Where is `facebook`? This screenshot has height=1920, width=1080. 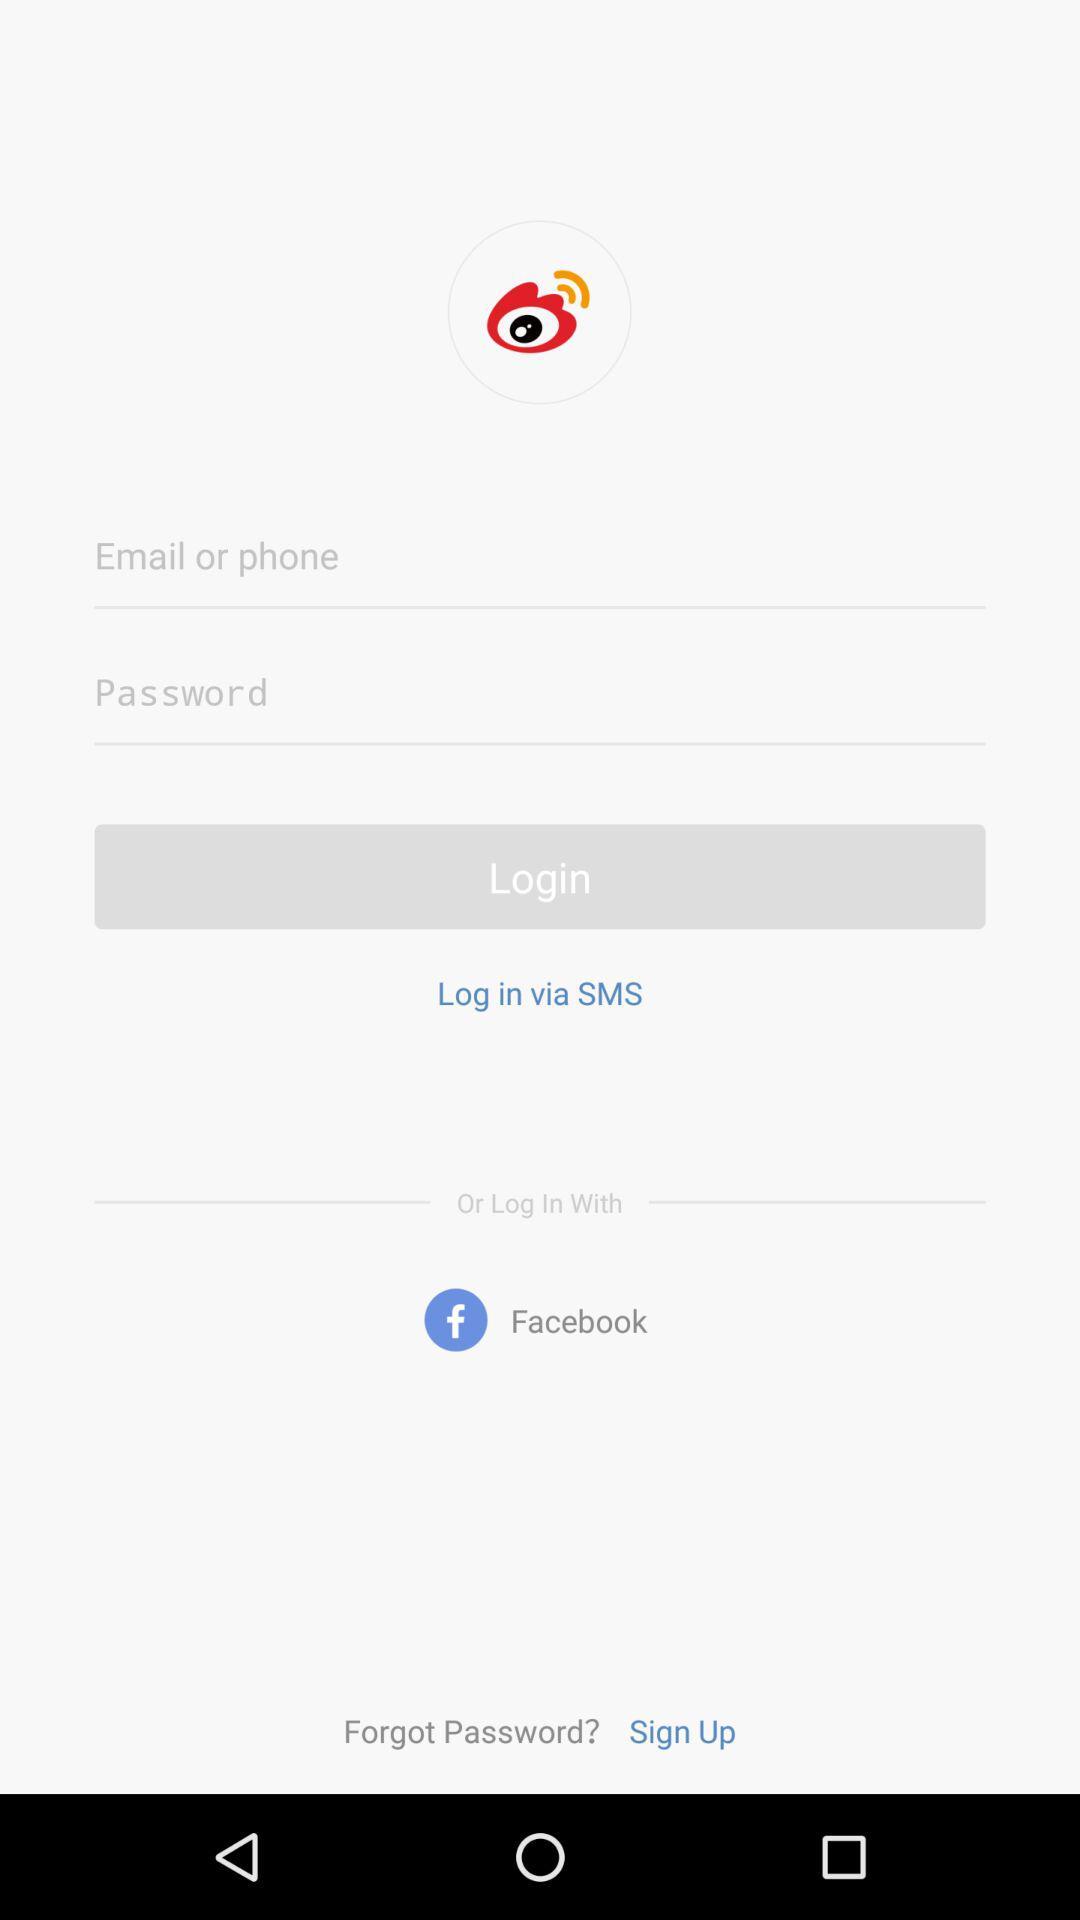
facebook is located at coordinates (540, 1320).